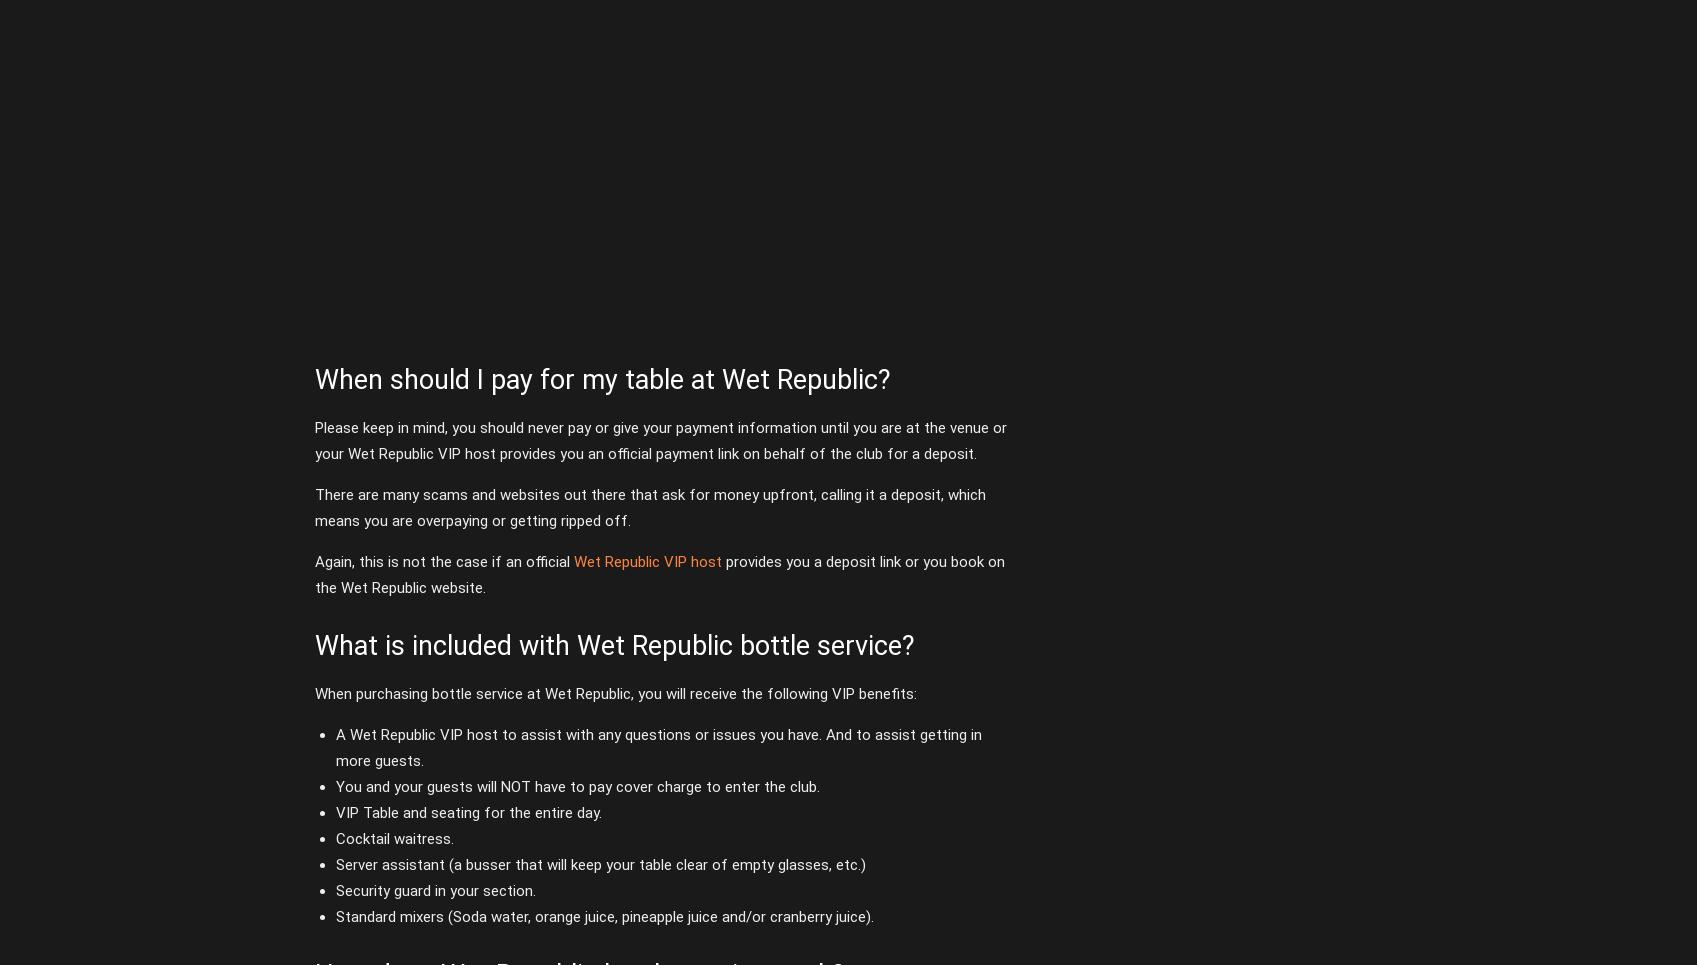 The image size is (1697, 965). I want to click on 'provides you a deposit link or you book on the Wet Republic website.', so click(313, 573).